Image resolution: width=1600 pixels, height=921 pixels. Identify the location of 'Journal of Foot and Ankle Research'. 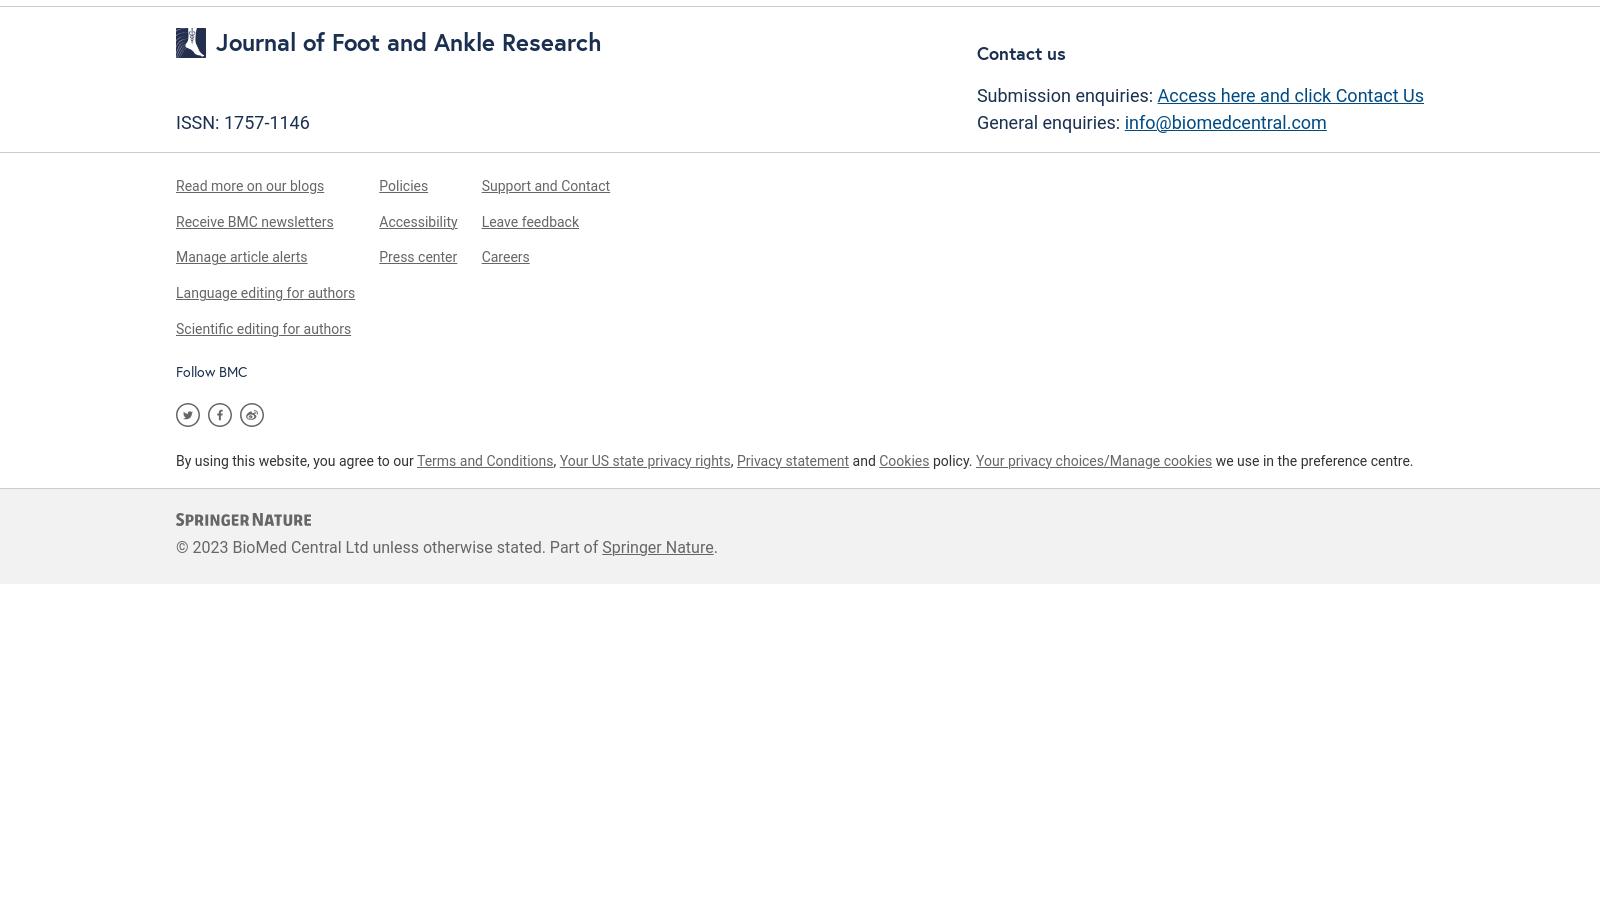
(407, 42).